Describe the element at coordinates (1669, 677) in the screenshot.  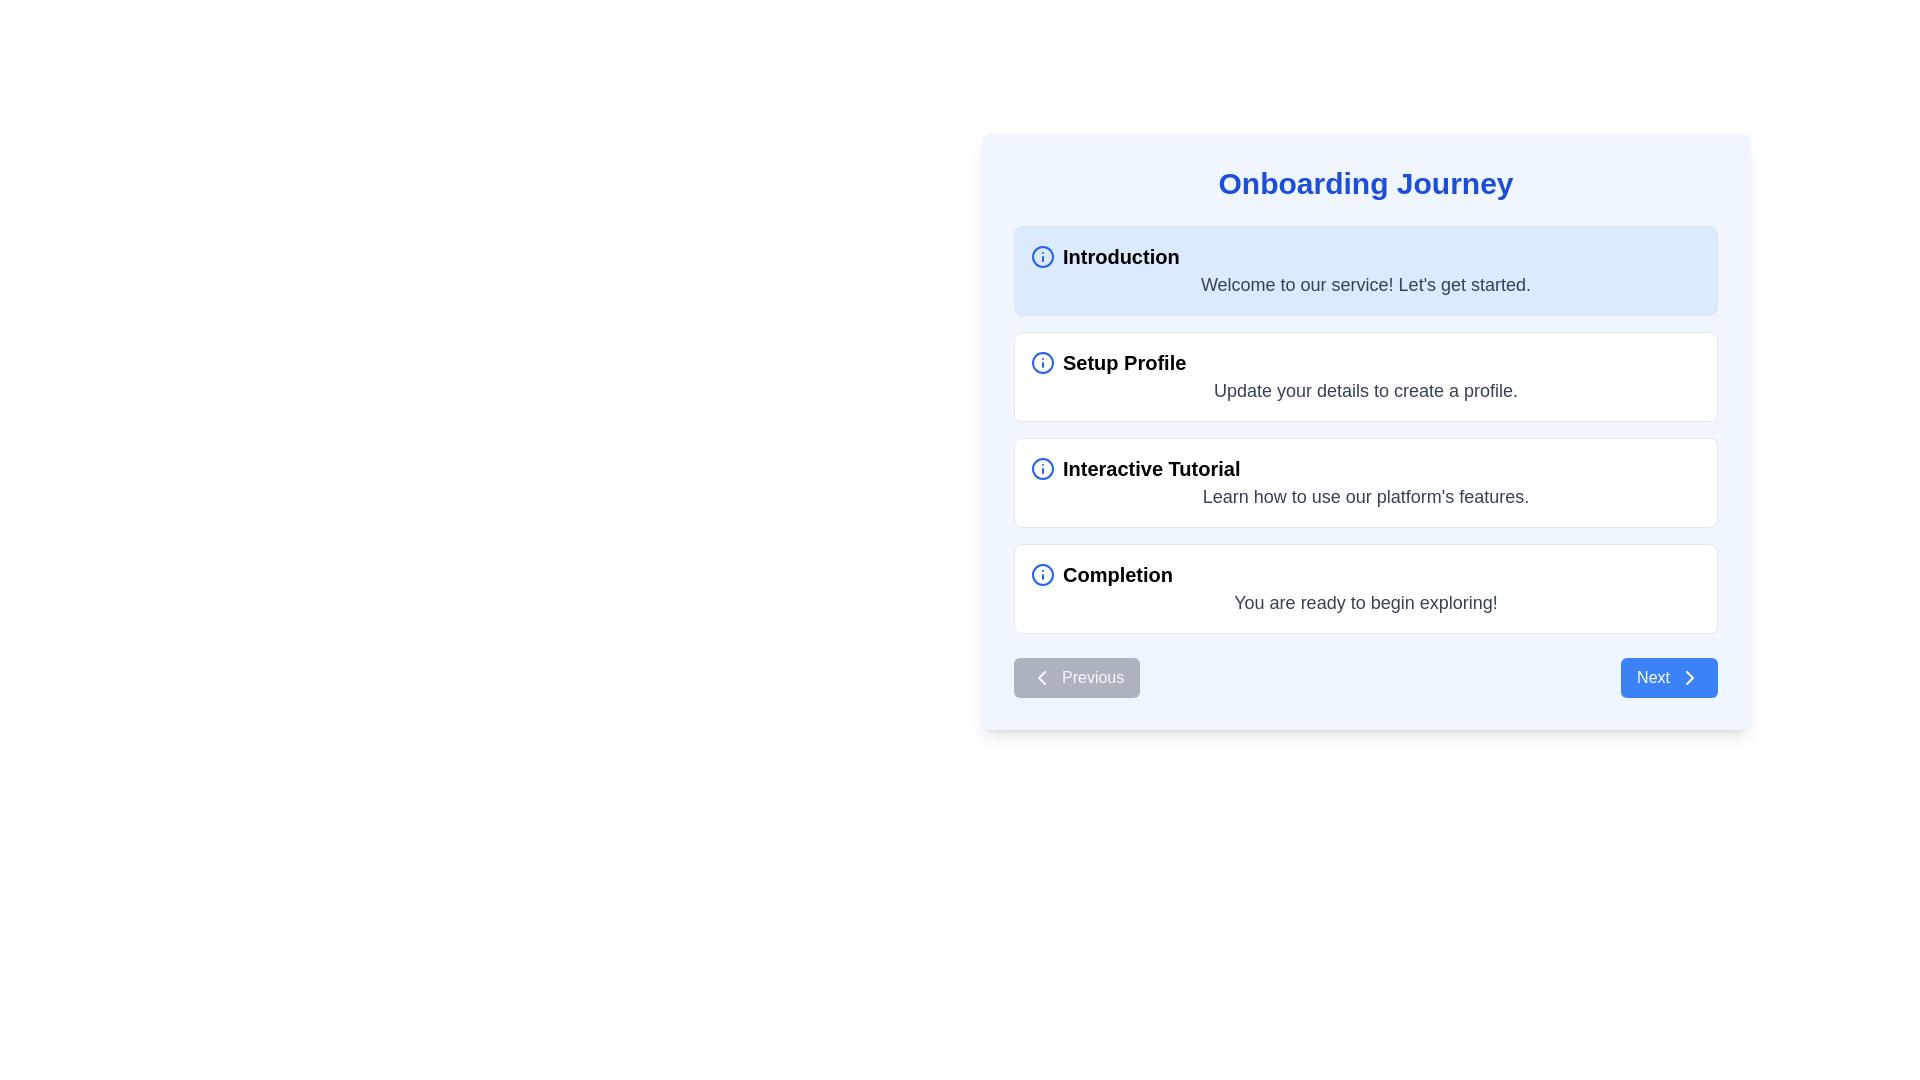
I see `the blue 'Next' button with a rightward arrow icon located in the lower-right corner of the main panel` at that location.